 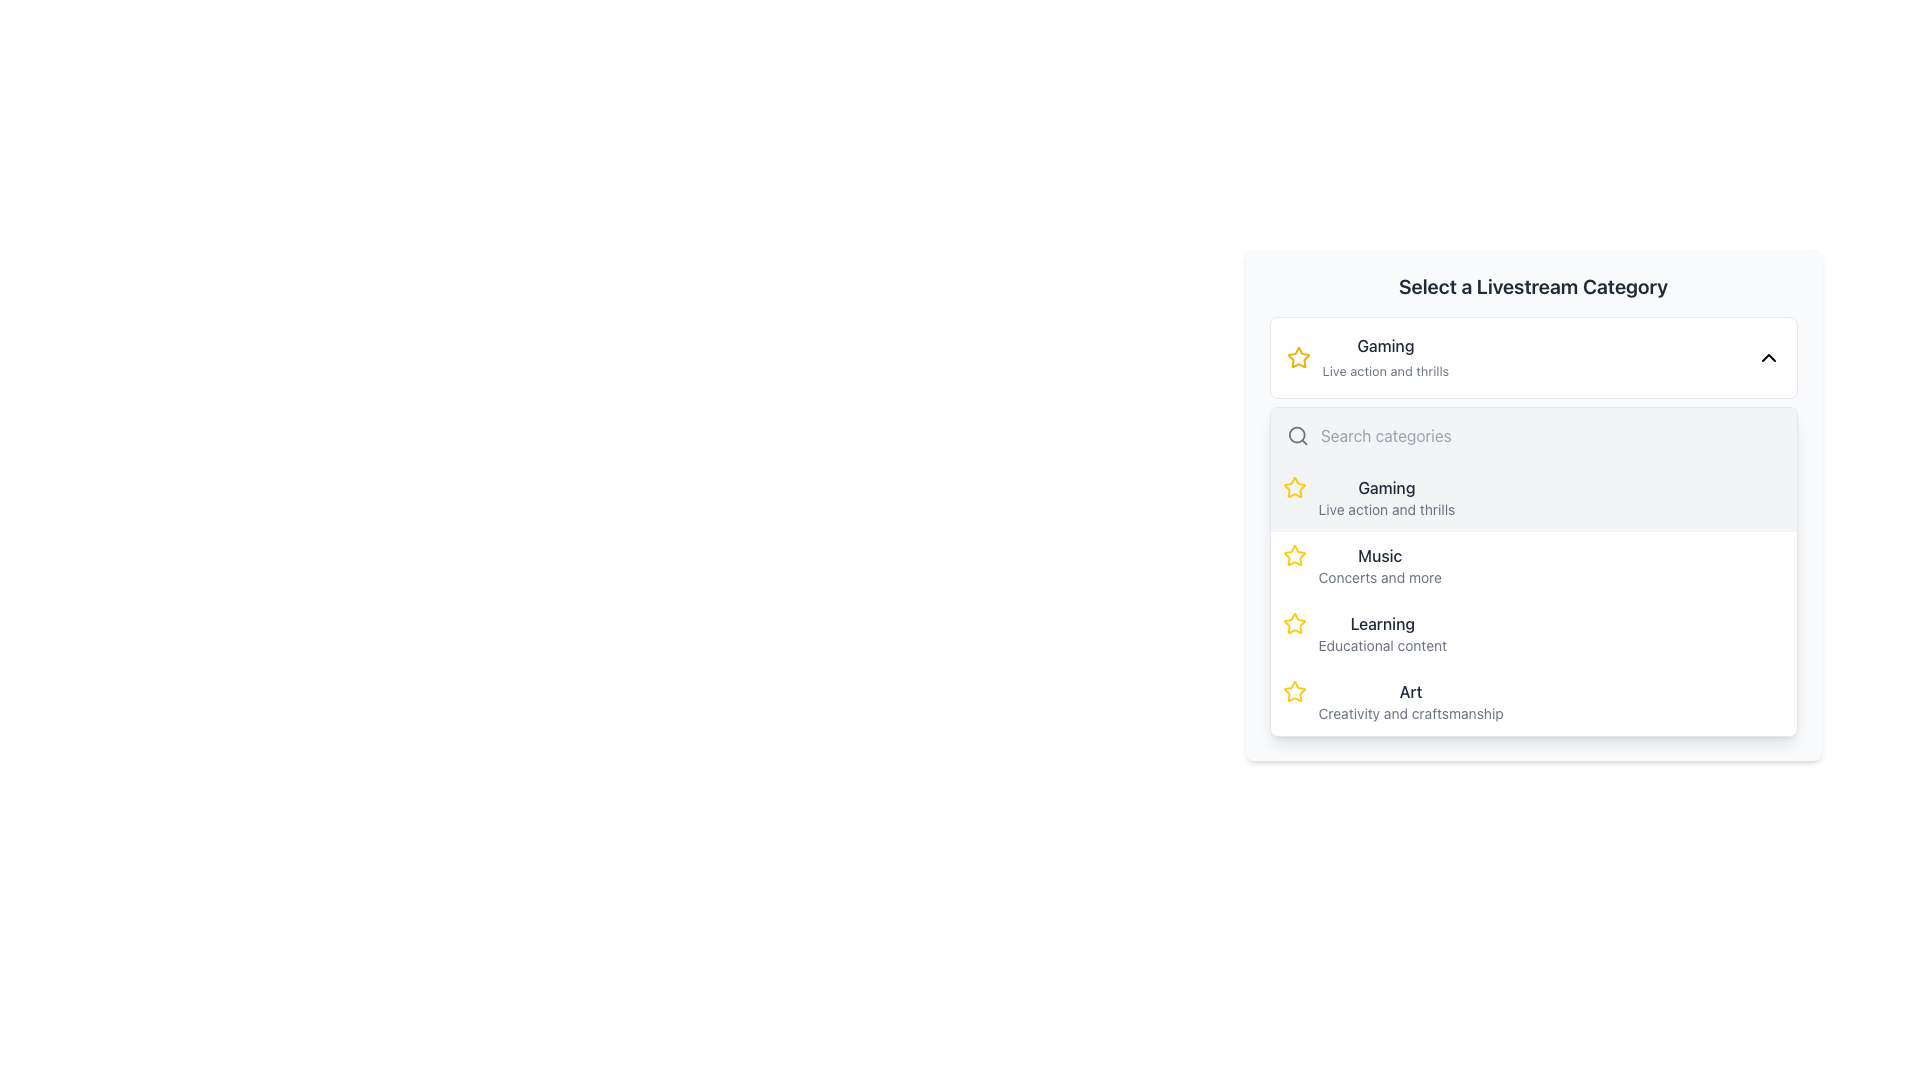 What do you see at coordinates (1532, 434) in the screenshot?
I see `the text within the input area of the Text input field labeled 'Search categories' located in the dropdown menu under 'Select a Livestream Category.'` at bounding box center [1532, 434].